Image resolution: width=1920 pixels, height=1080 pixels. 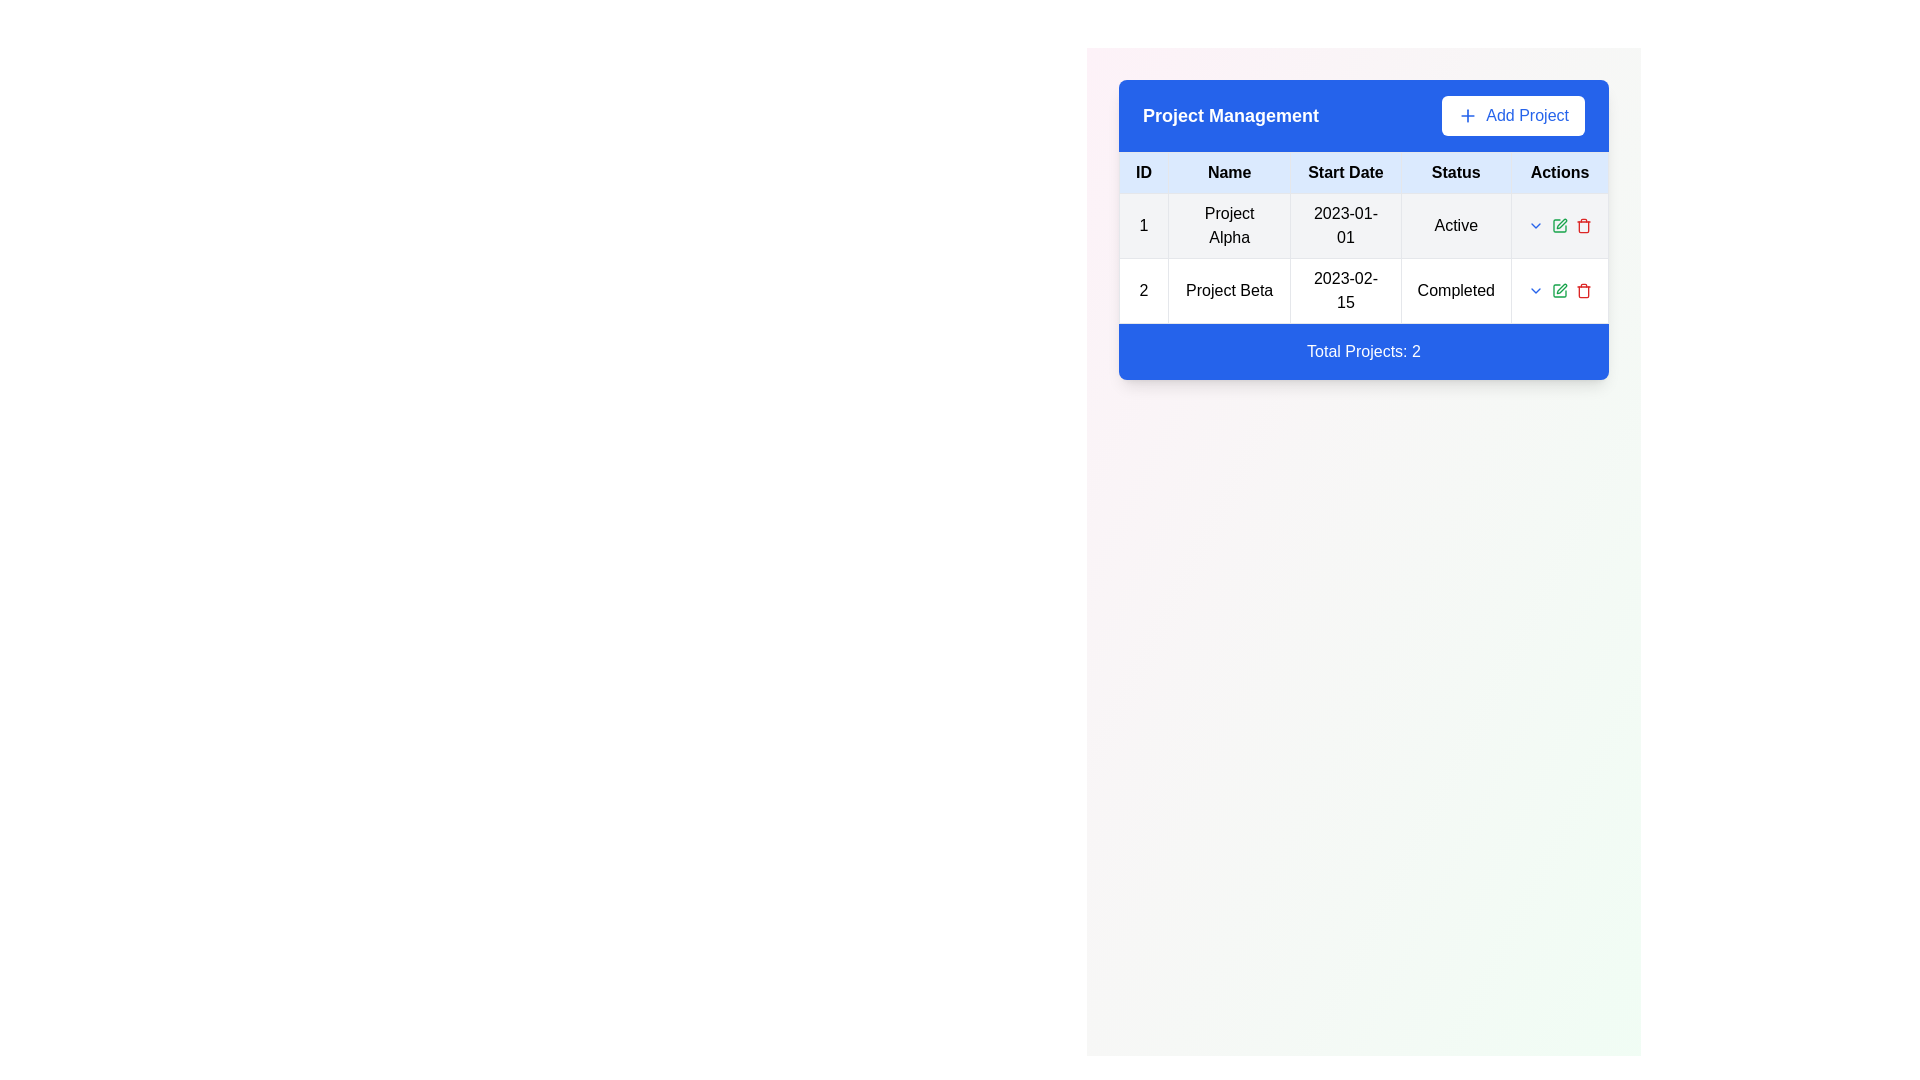 I want to click on the trash icon button in the 'Actions' column of the Project Management table, so click(x=1583, y=225).